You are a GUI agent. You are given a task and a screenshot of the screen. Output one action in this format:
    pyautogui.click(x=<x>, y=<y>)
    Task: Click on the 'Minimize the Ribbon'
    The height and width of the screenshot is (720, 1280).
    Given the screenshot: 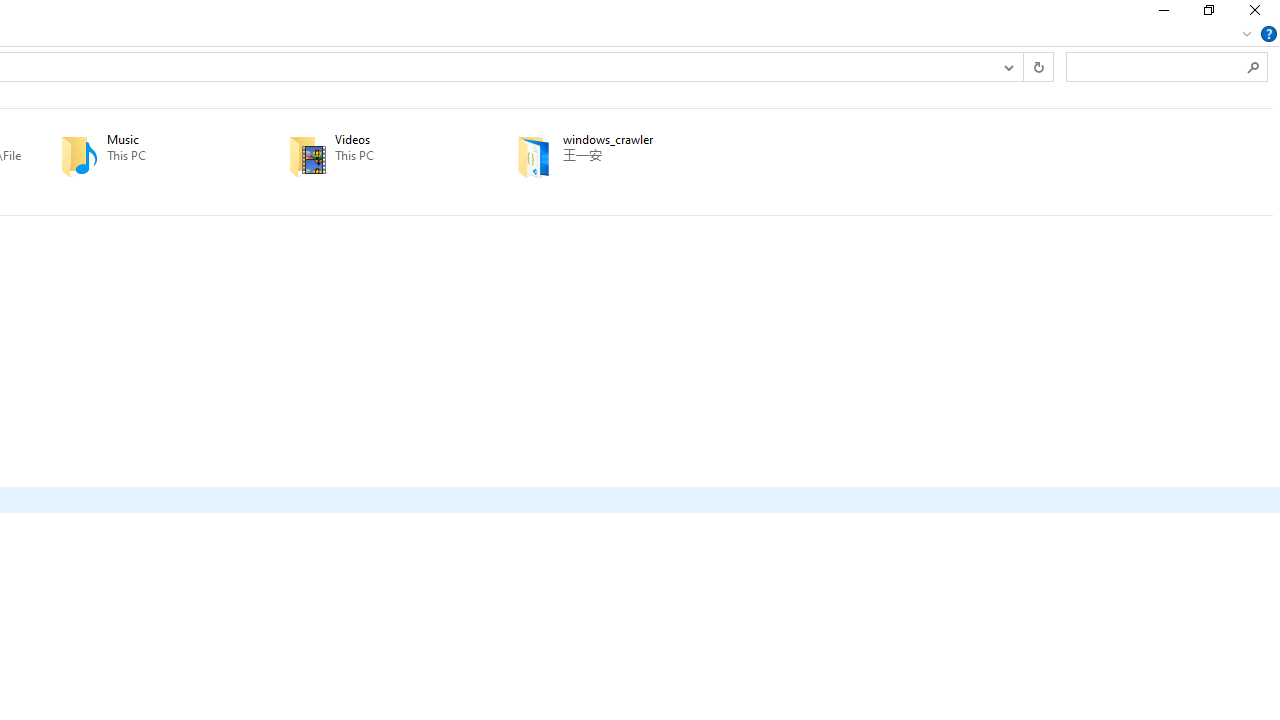 What is the action you would take?
    pyautogui.click(x=1246, y=33)
    